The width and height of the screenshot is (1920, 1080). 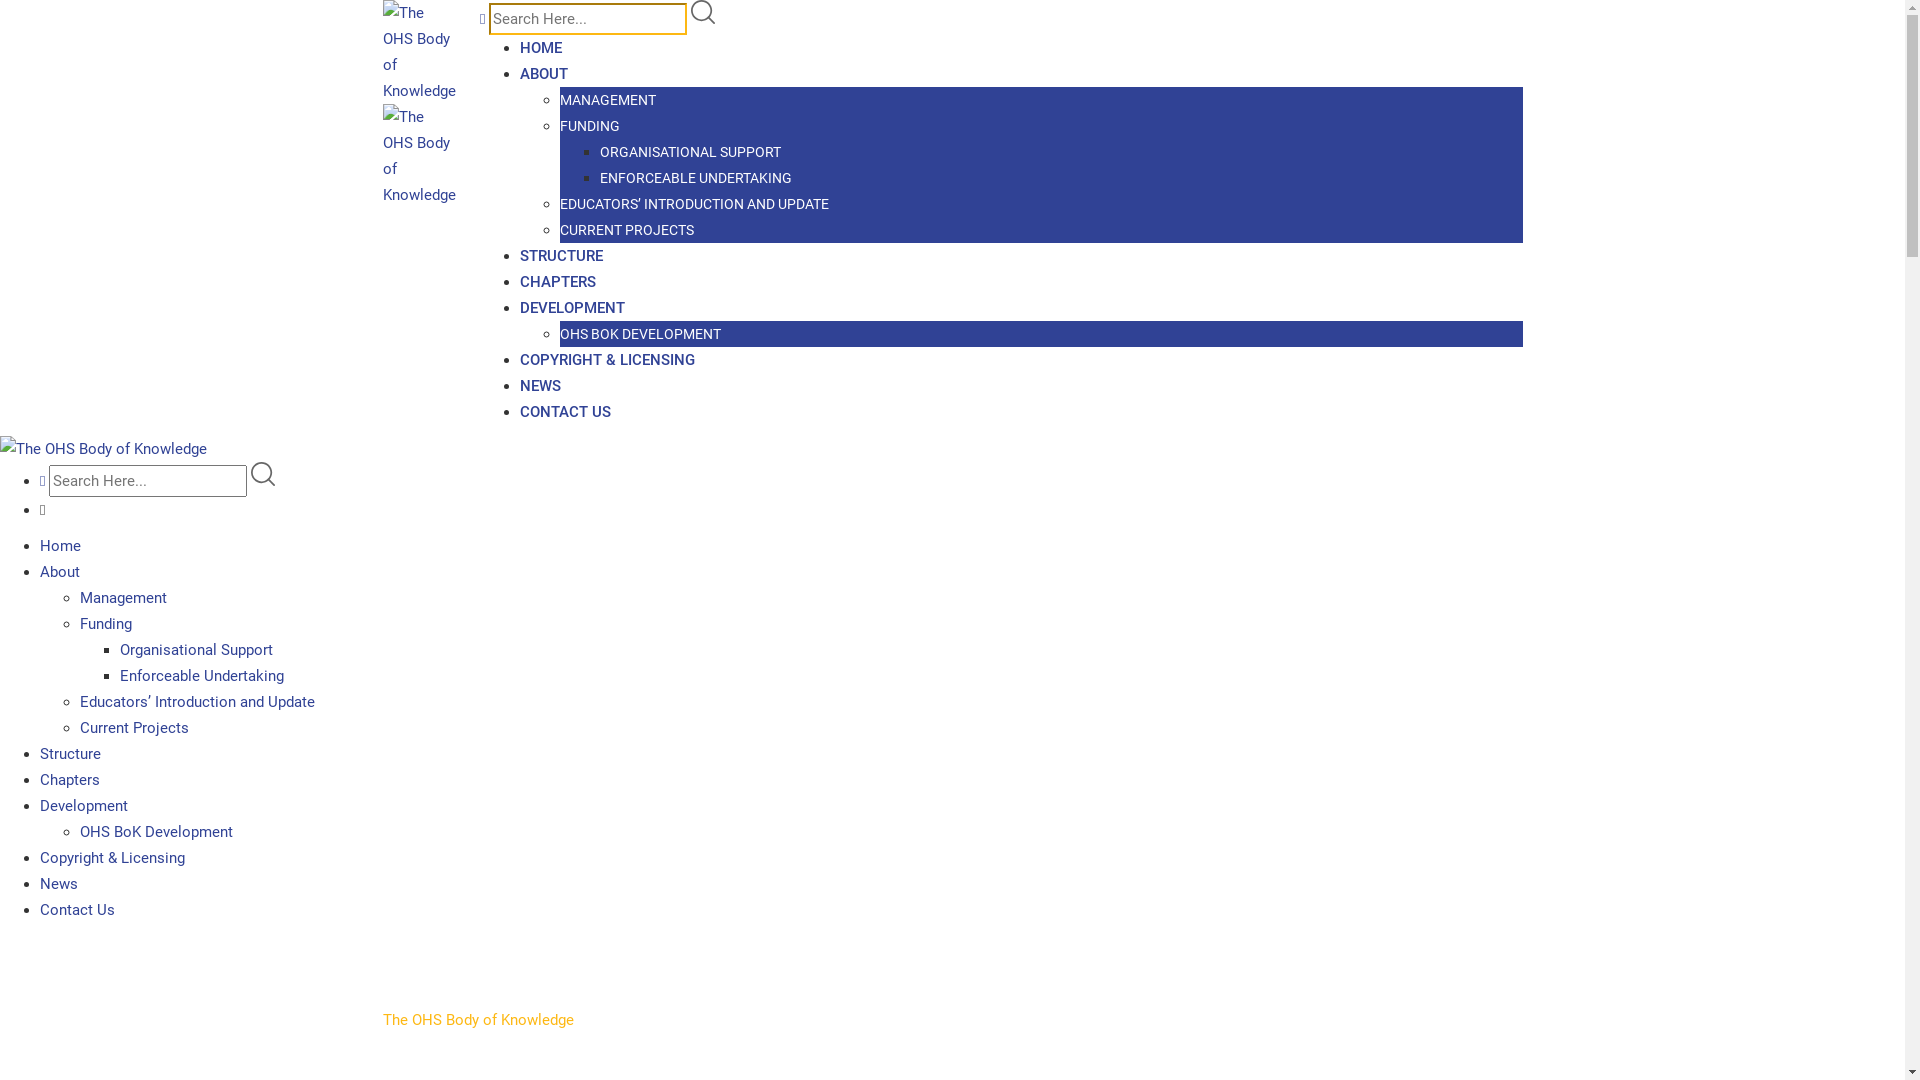 What do you see at coordinates (70, 753) in the screenshot?
I see `'Structure'` at bounding box center [70, 753].